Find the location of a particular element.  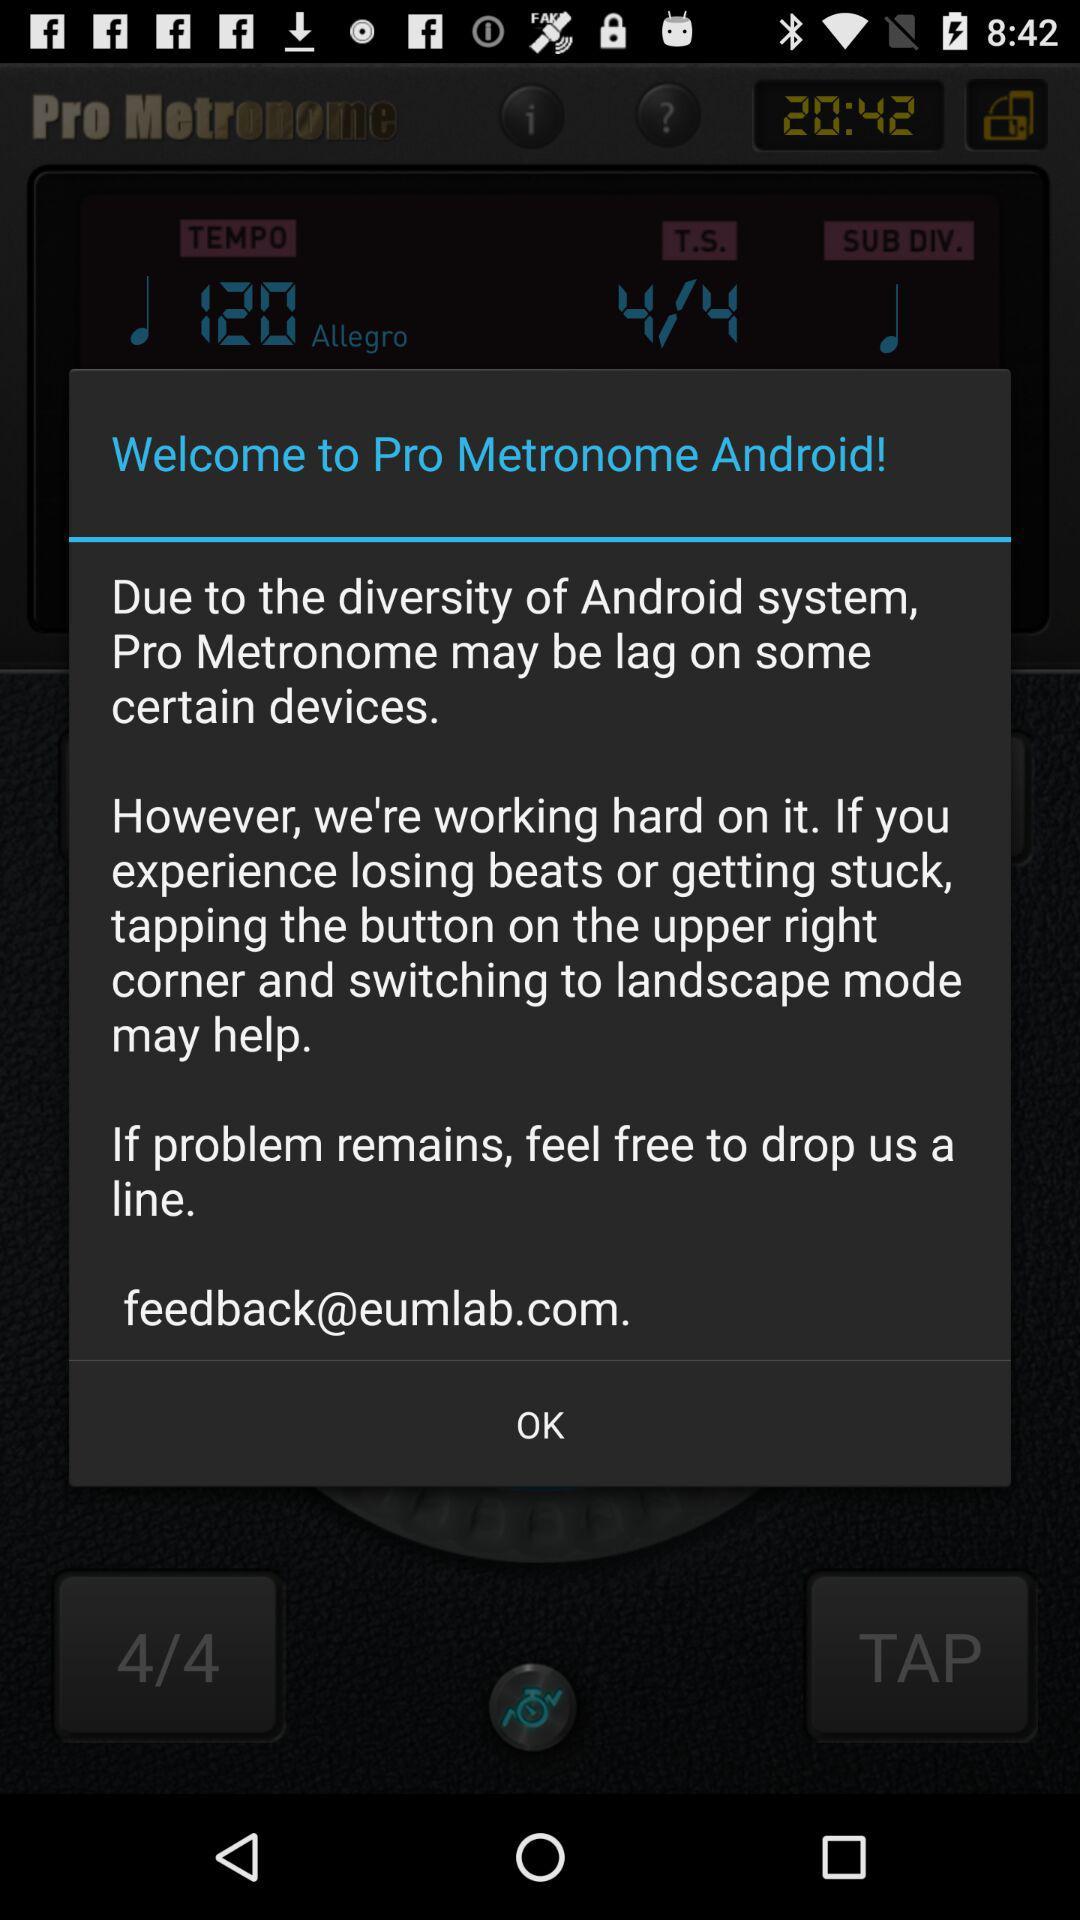

the item at the bottom is located at coordinates (540, 1423).